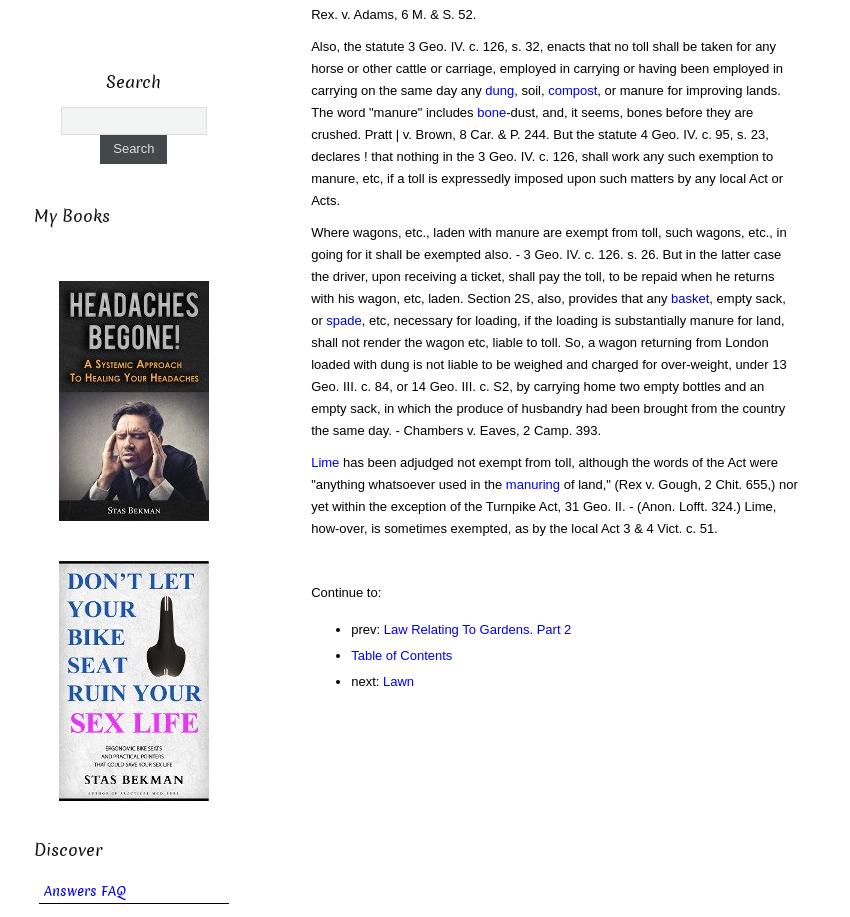  What do you see at coordinates (325, 461) in the screenshot?
I see `'Lime'` at bounding box center [325, 461].